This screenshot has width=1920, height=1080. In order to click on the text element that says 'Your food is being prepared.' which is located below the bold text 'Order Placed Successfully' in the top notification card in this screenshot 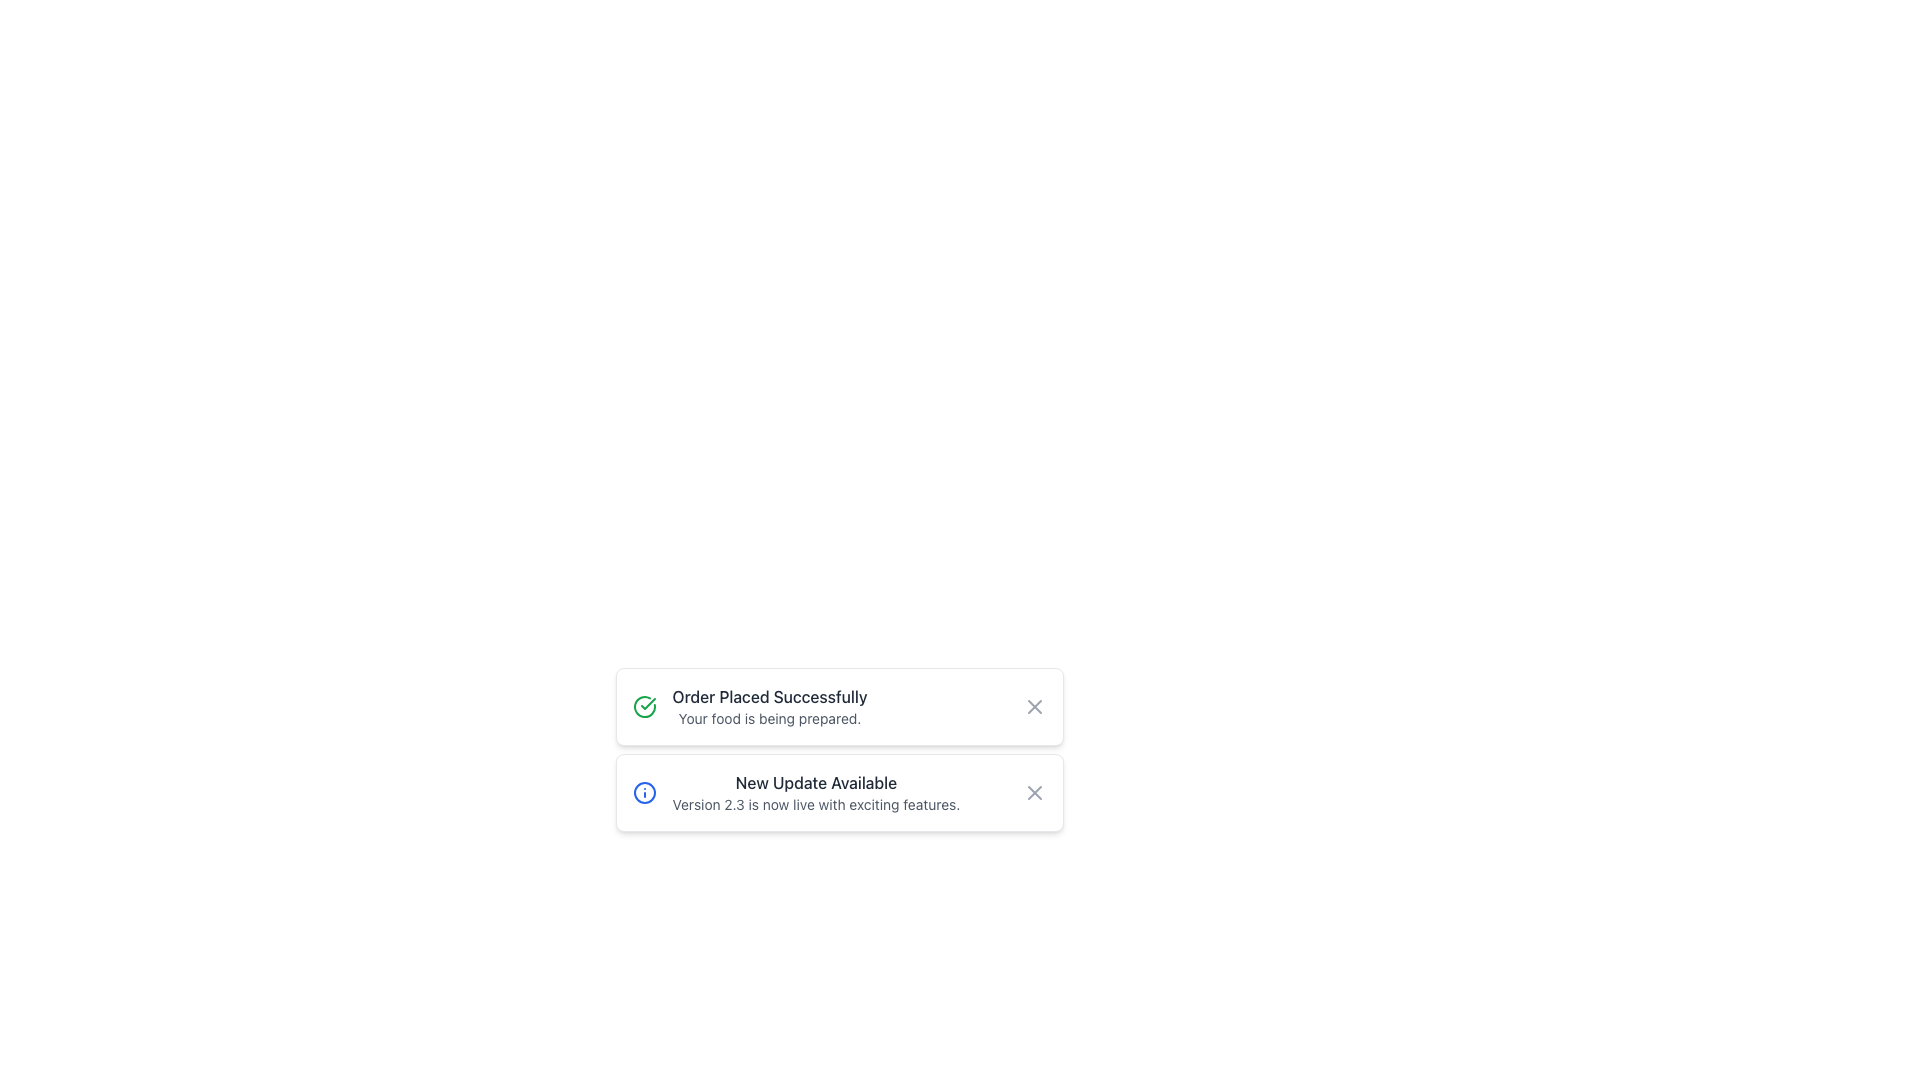, I will do `click(768, 717)`.